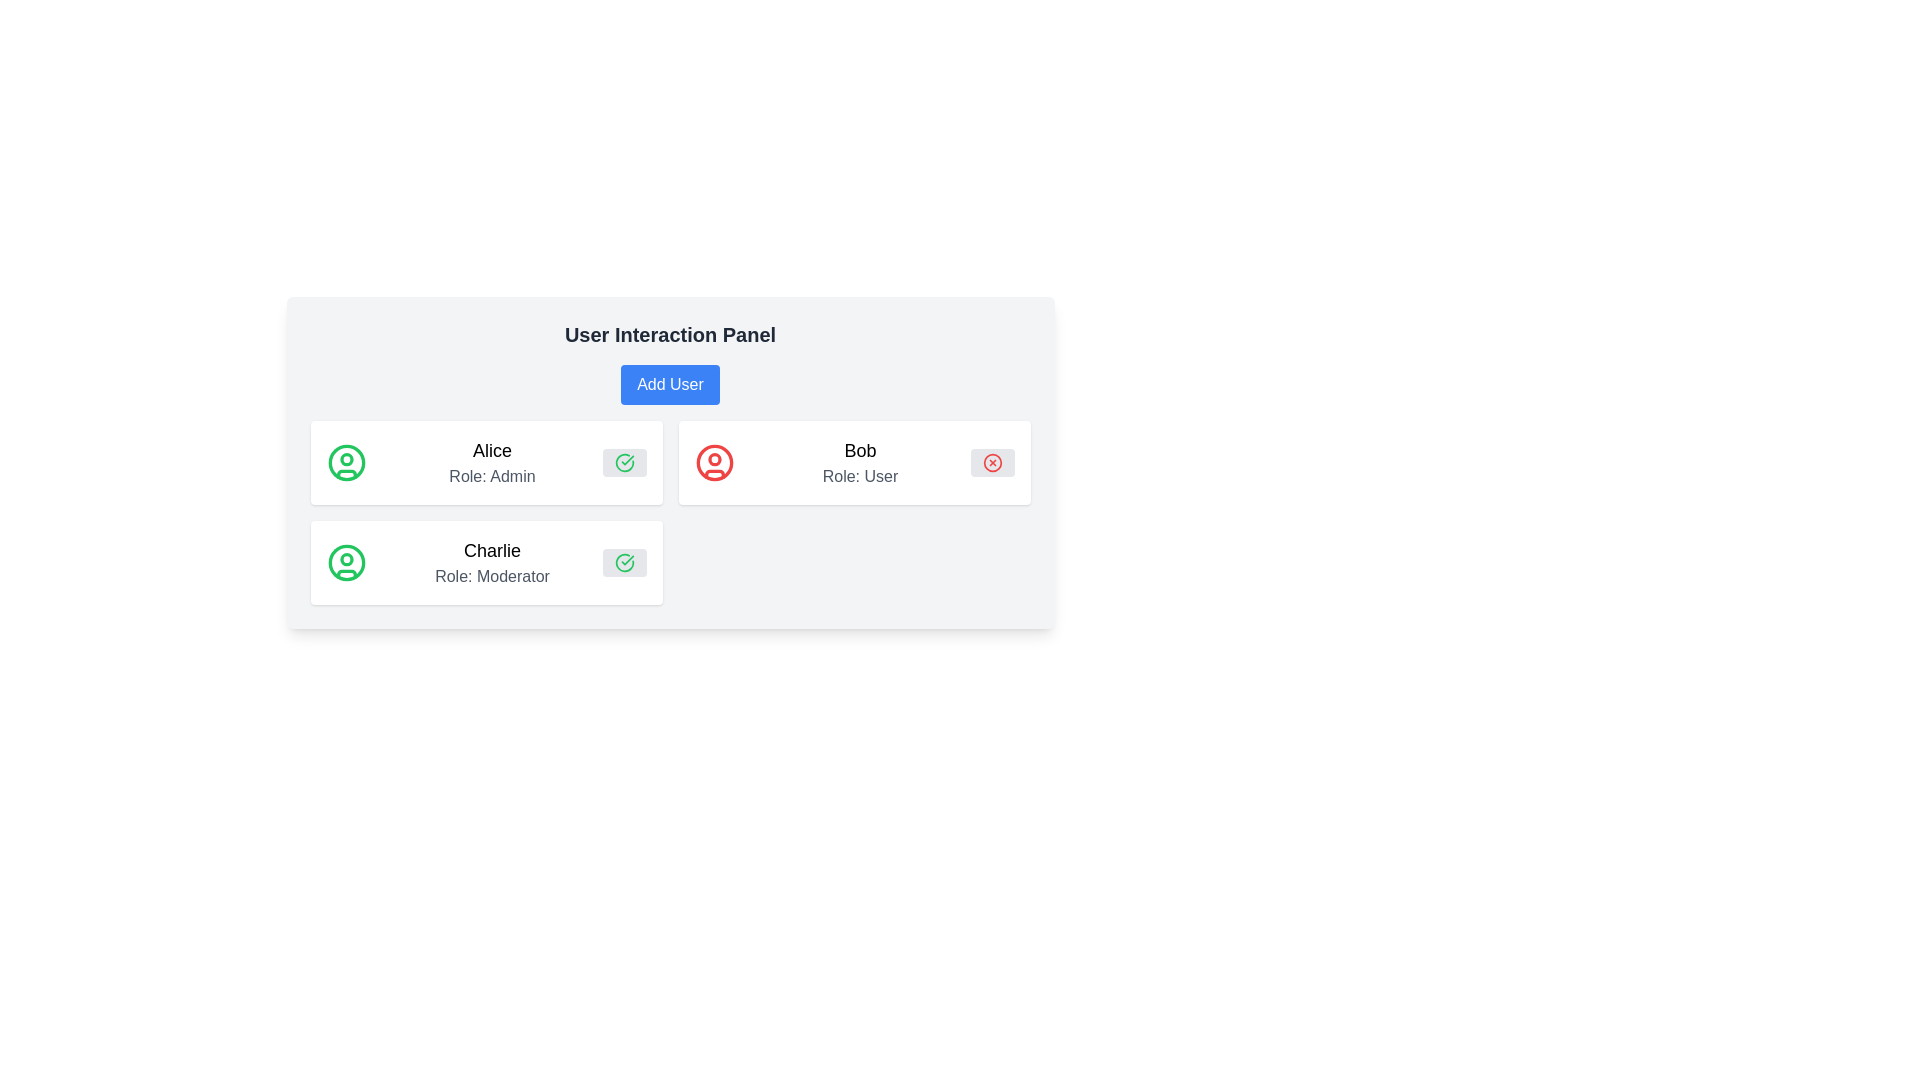  I want to click on the profile icon representing User Bob in the second user card, located in the left portion of the card near the top, so click(714, 462).